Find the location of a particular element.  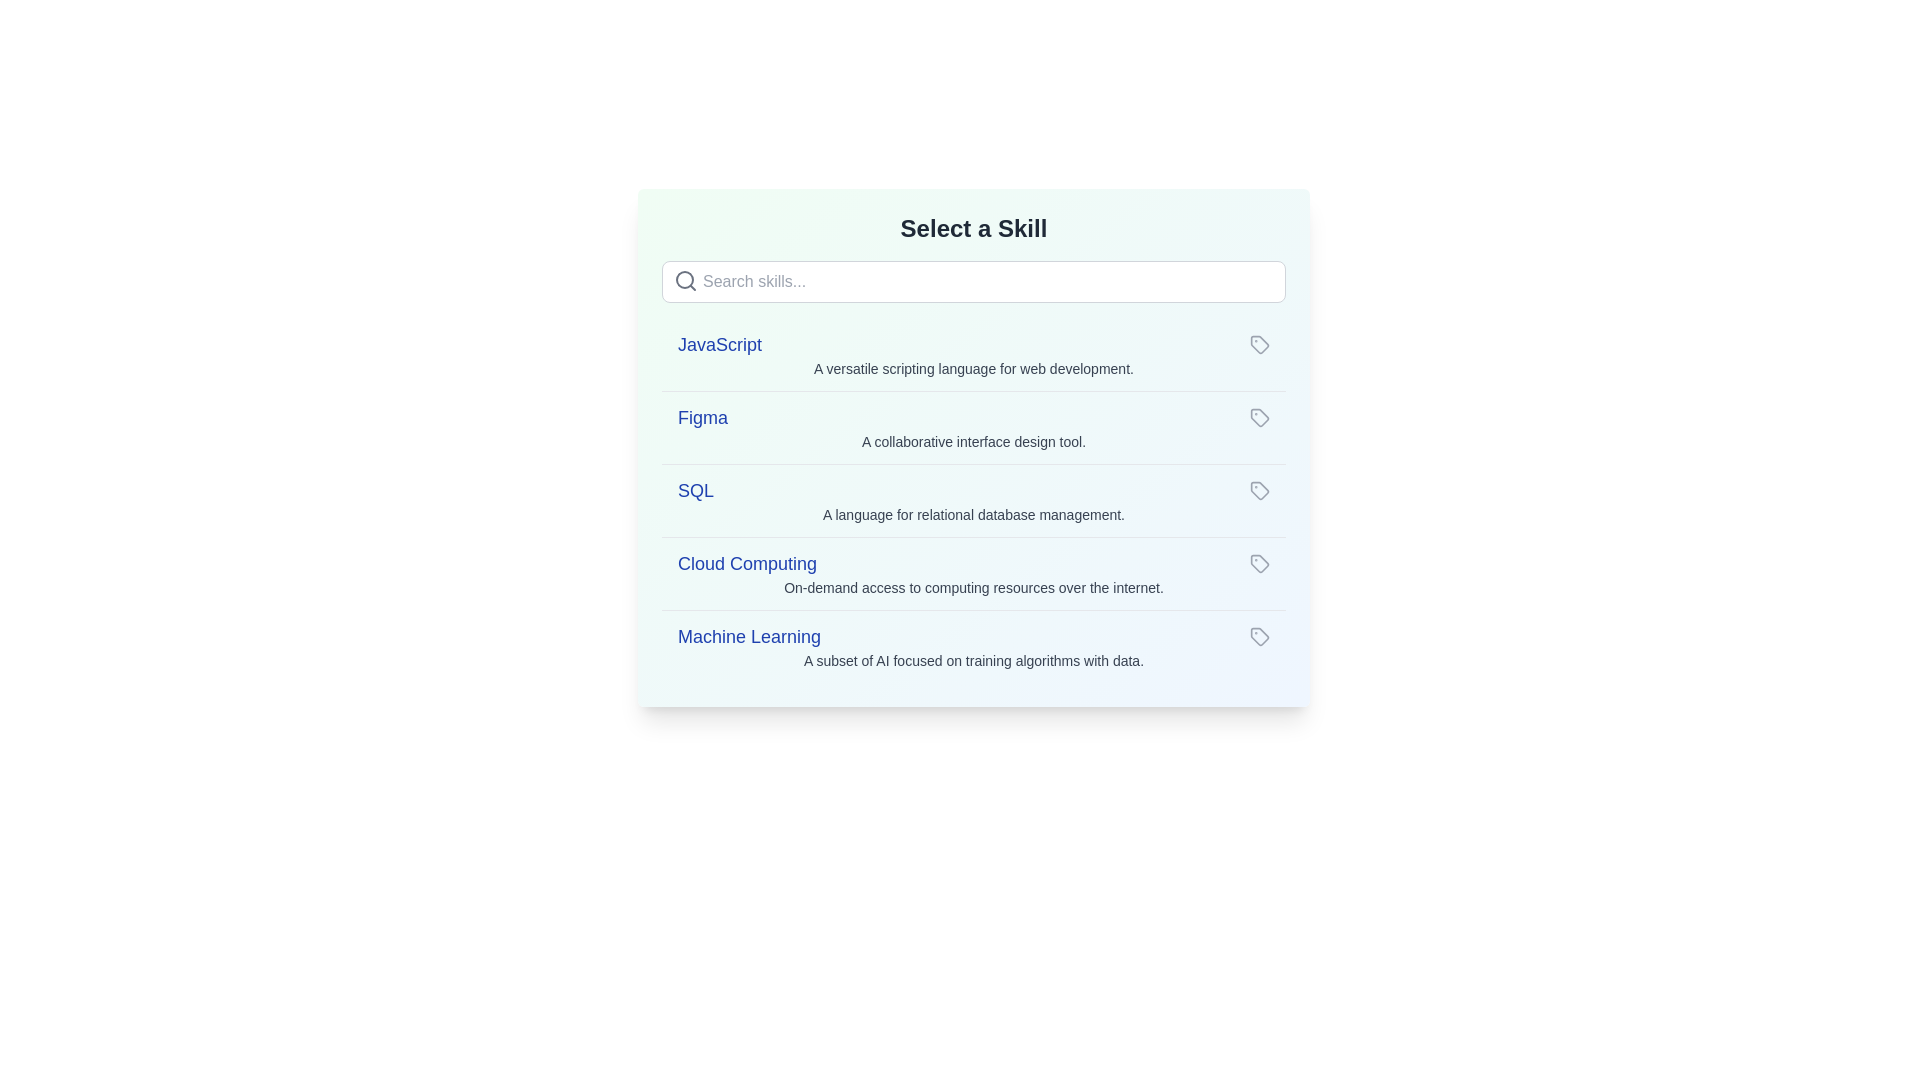

the text label that describes the SQL skill, which is styled in gray and contains the sentence 'A language for relational database management.' is located at coordinates (974, 514).